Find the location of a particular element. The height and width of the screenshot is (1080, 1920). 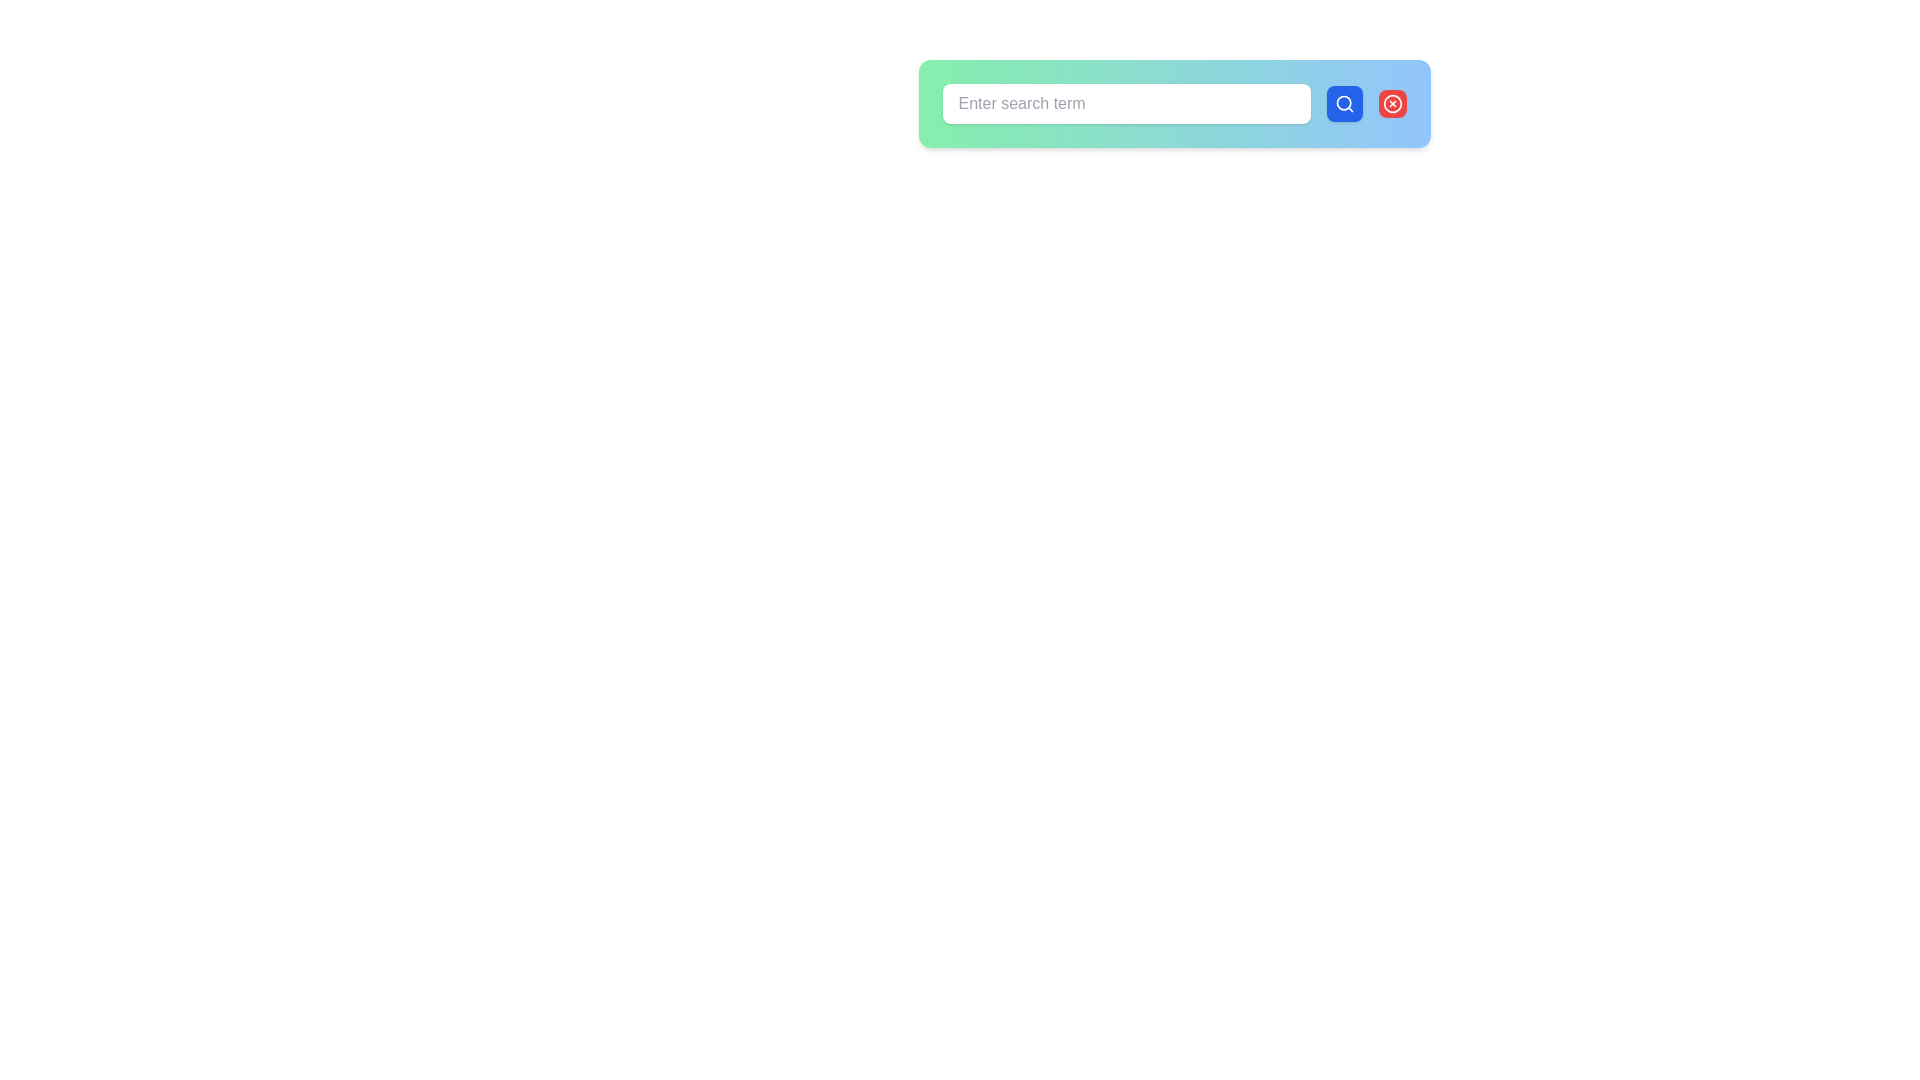

the red circular button with a white symbol inside is located at coordinates (1391, 104).